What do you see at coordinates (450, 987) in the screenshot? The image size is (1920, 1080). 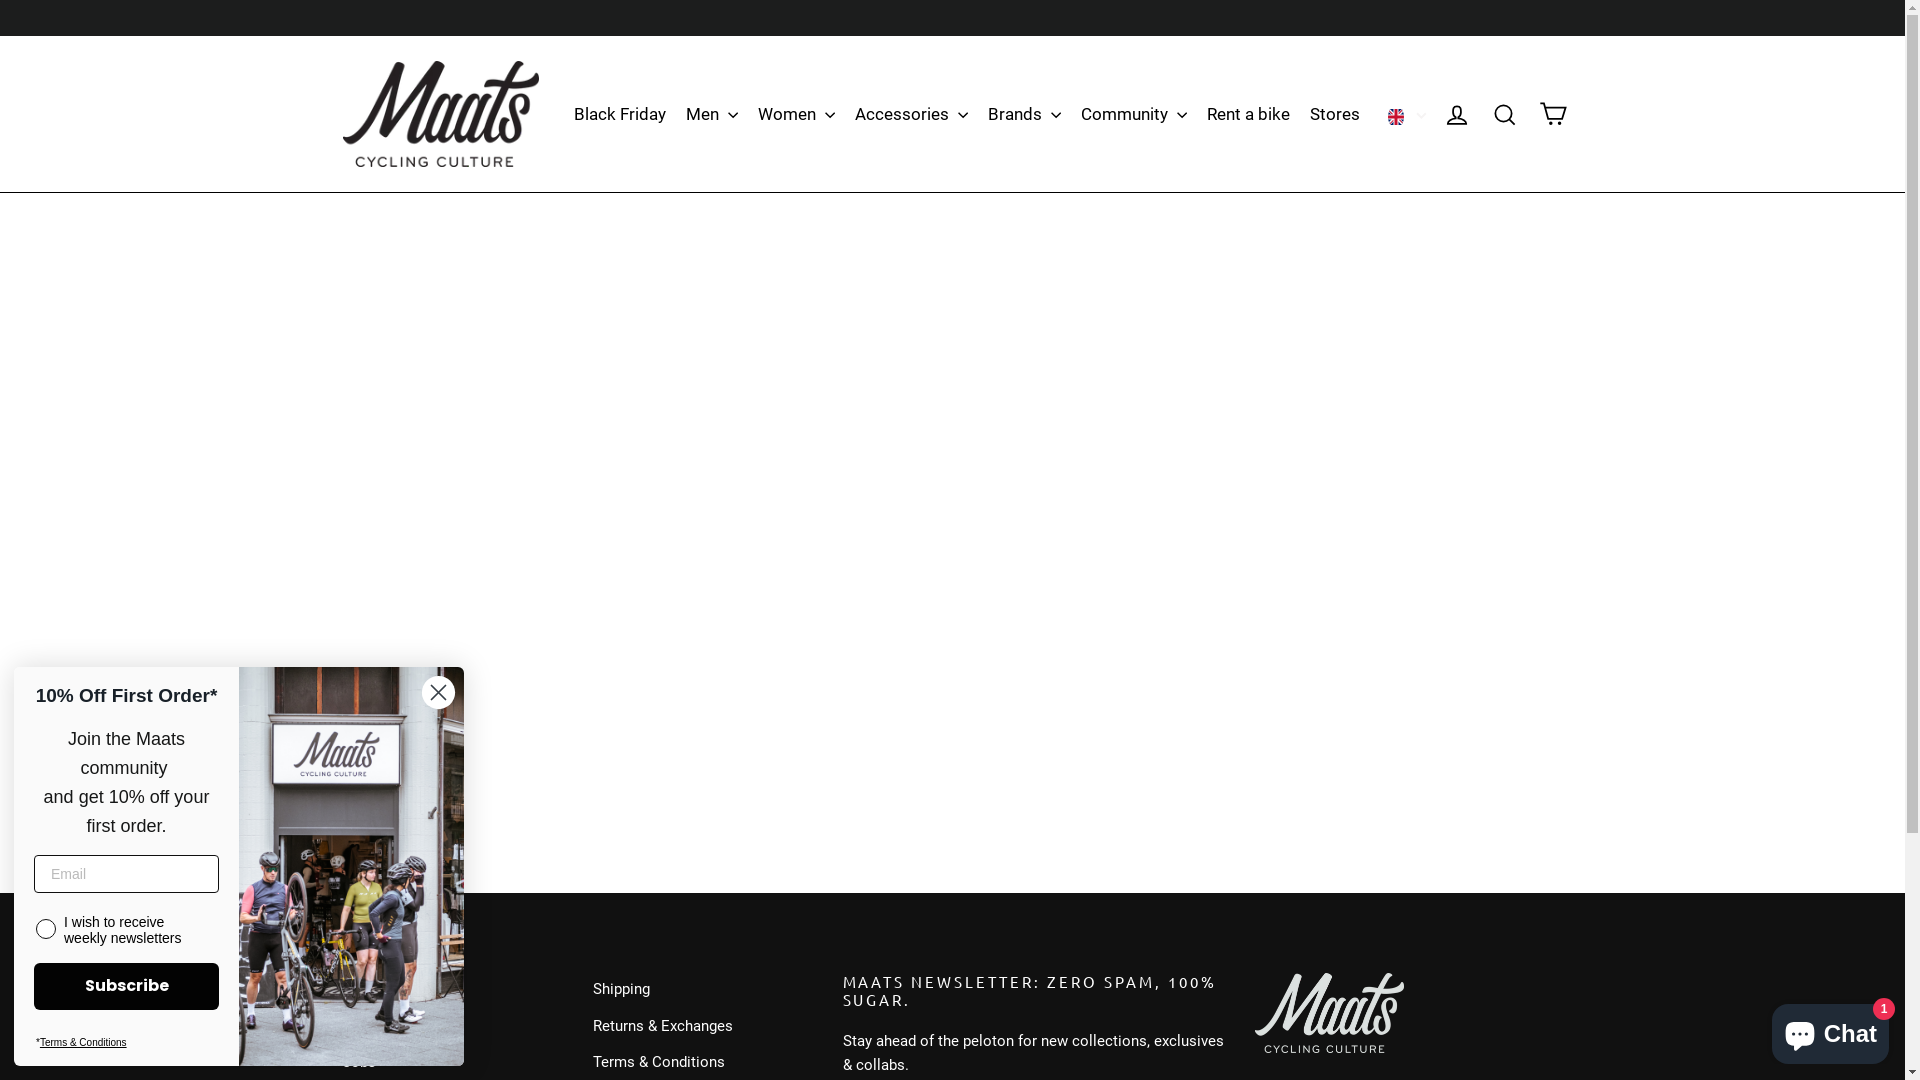 I see `'Maats Stores'` at bounding box center [450, 987].